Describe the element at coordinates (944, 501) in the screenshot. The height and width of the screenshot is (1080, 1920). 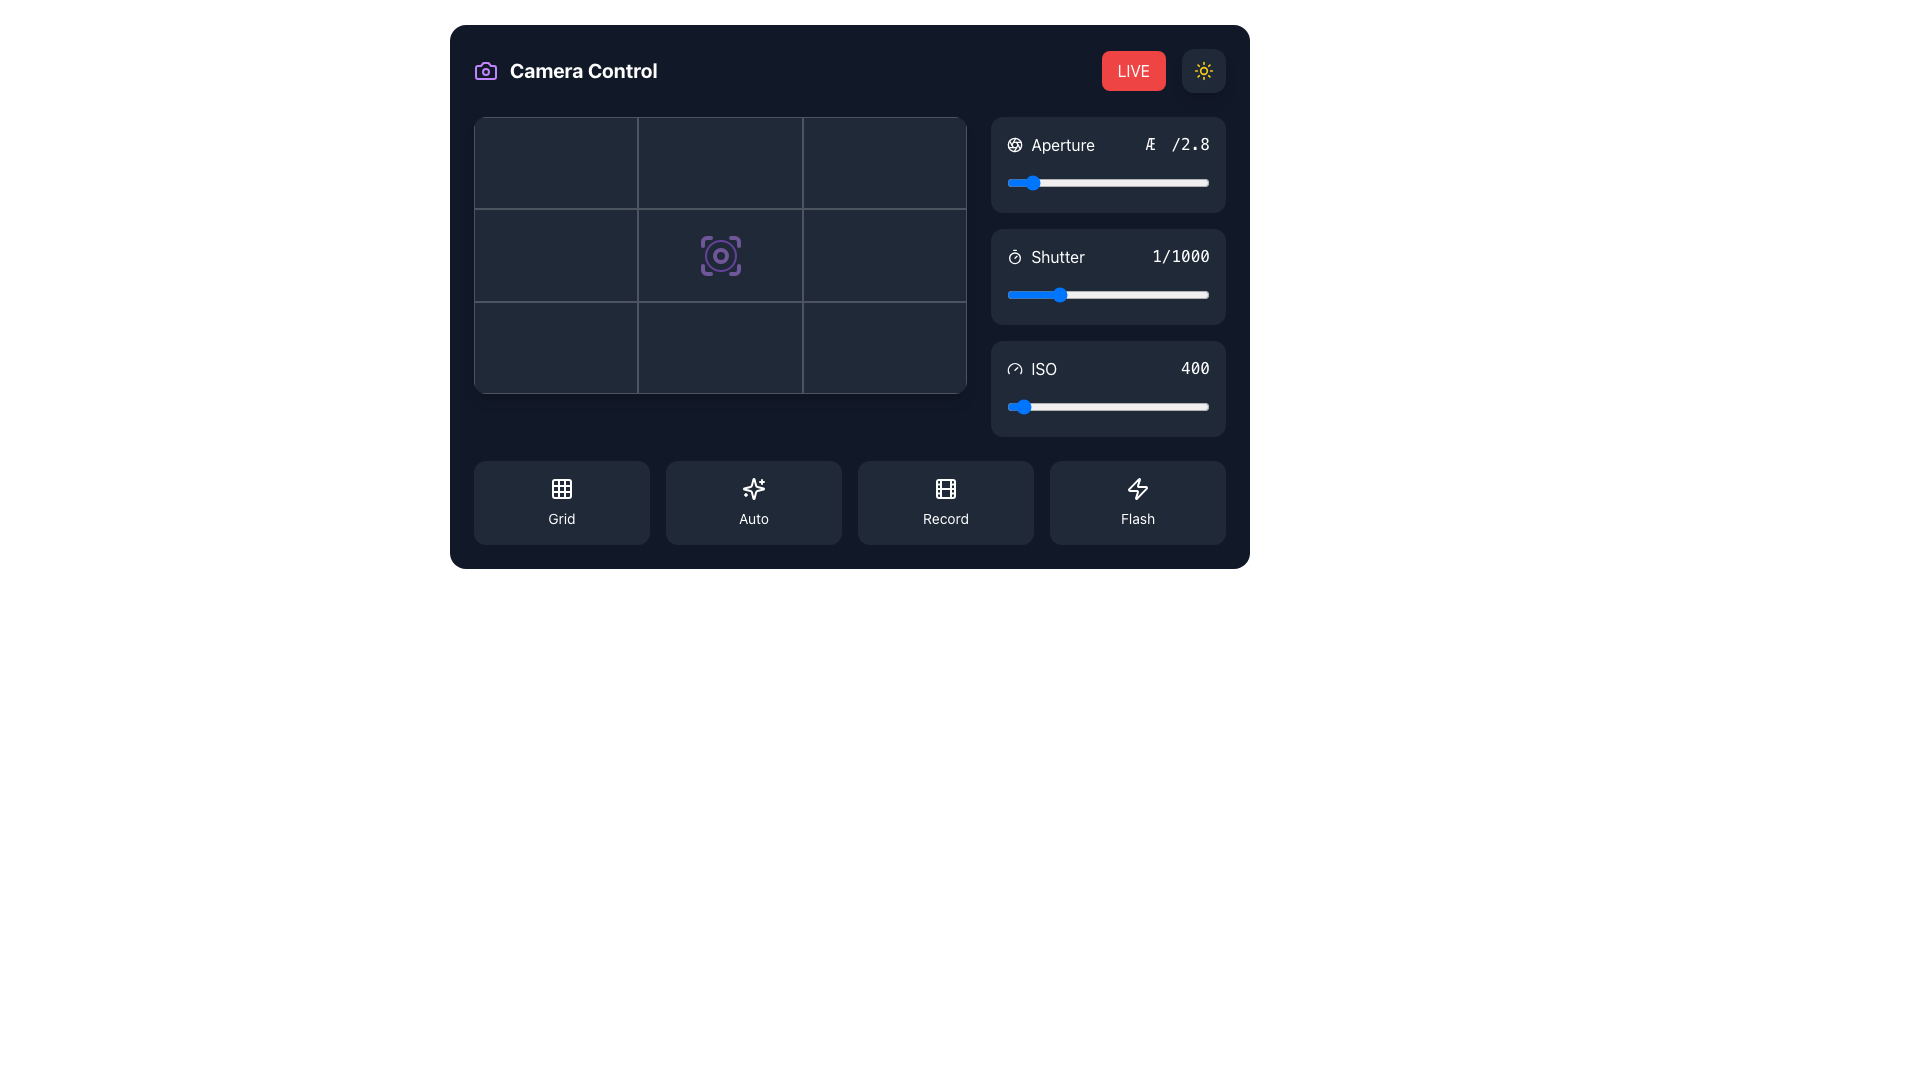
I see `the recording functionality button located in the third column of buttons at the bottom of the interface, between the 'Auto' and 'Flash' buttons` at that location.